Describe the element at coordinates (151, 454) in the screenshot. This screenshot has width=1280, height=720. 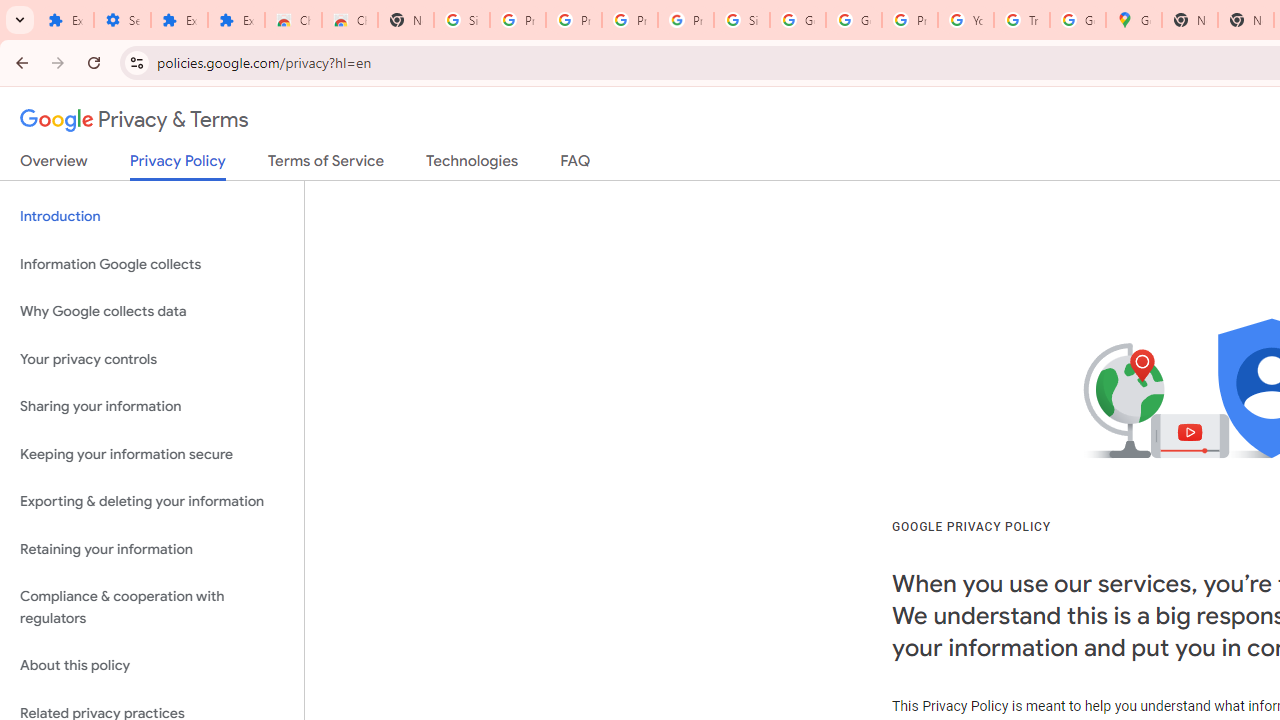
I see `'Keeping your information secure'` at that location.